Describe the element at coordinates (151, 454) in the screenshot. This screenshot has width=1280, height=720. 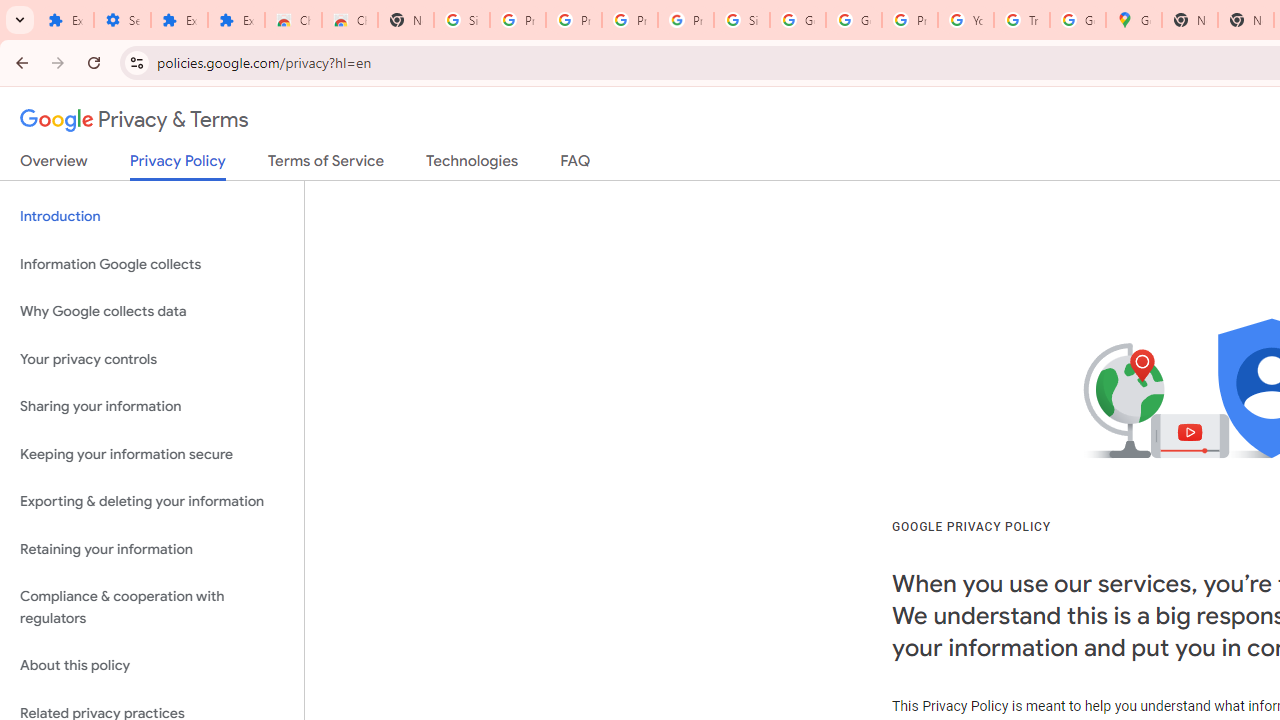
I see `'Keeping your information secure'` at that location.